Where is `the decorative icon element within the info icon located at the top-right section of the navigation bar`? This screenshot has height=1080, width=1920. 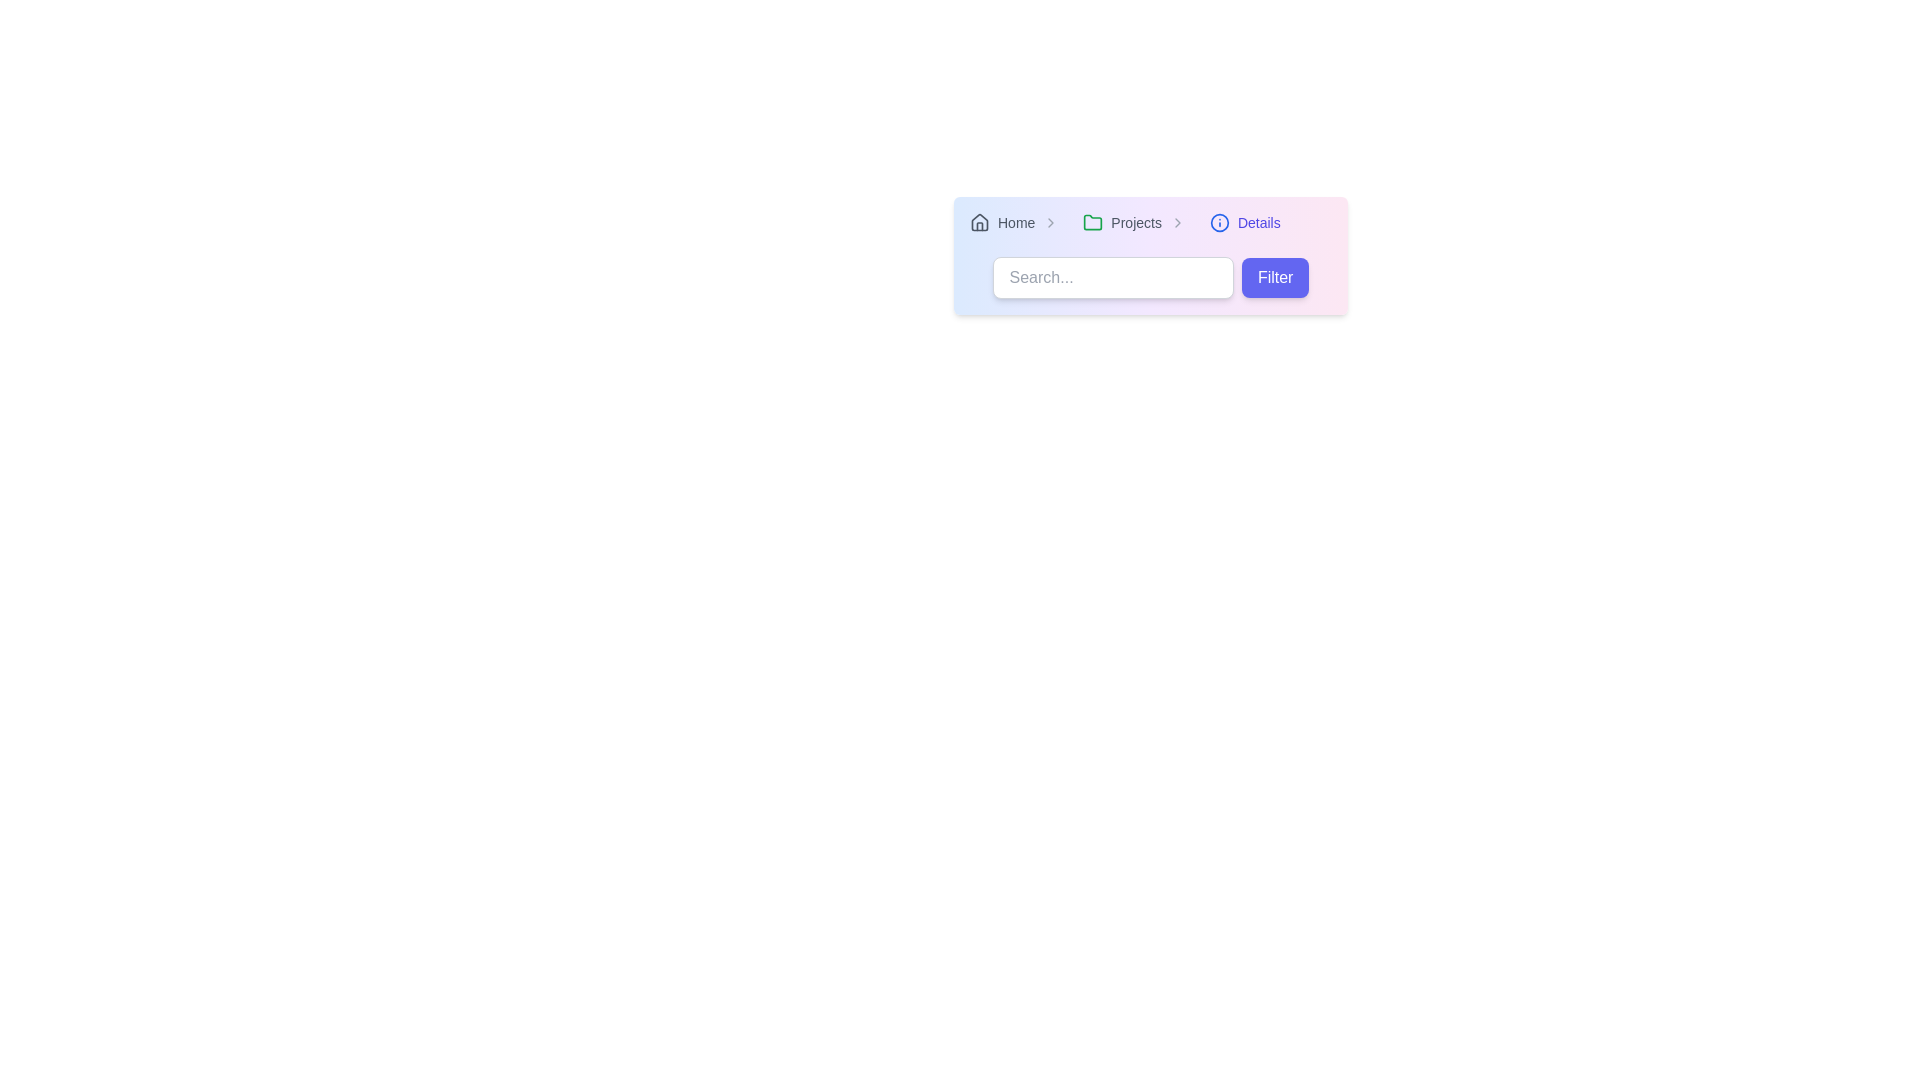
the decorative icon element within the info icon located at the top-right section of the navigation bar is located at coordinates (1218, 223).